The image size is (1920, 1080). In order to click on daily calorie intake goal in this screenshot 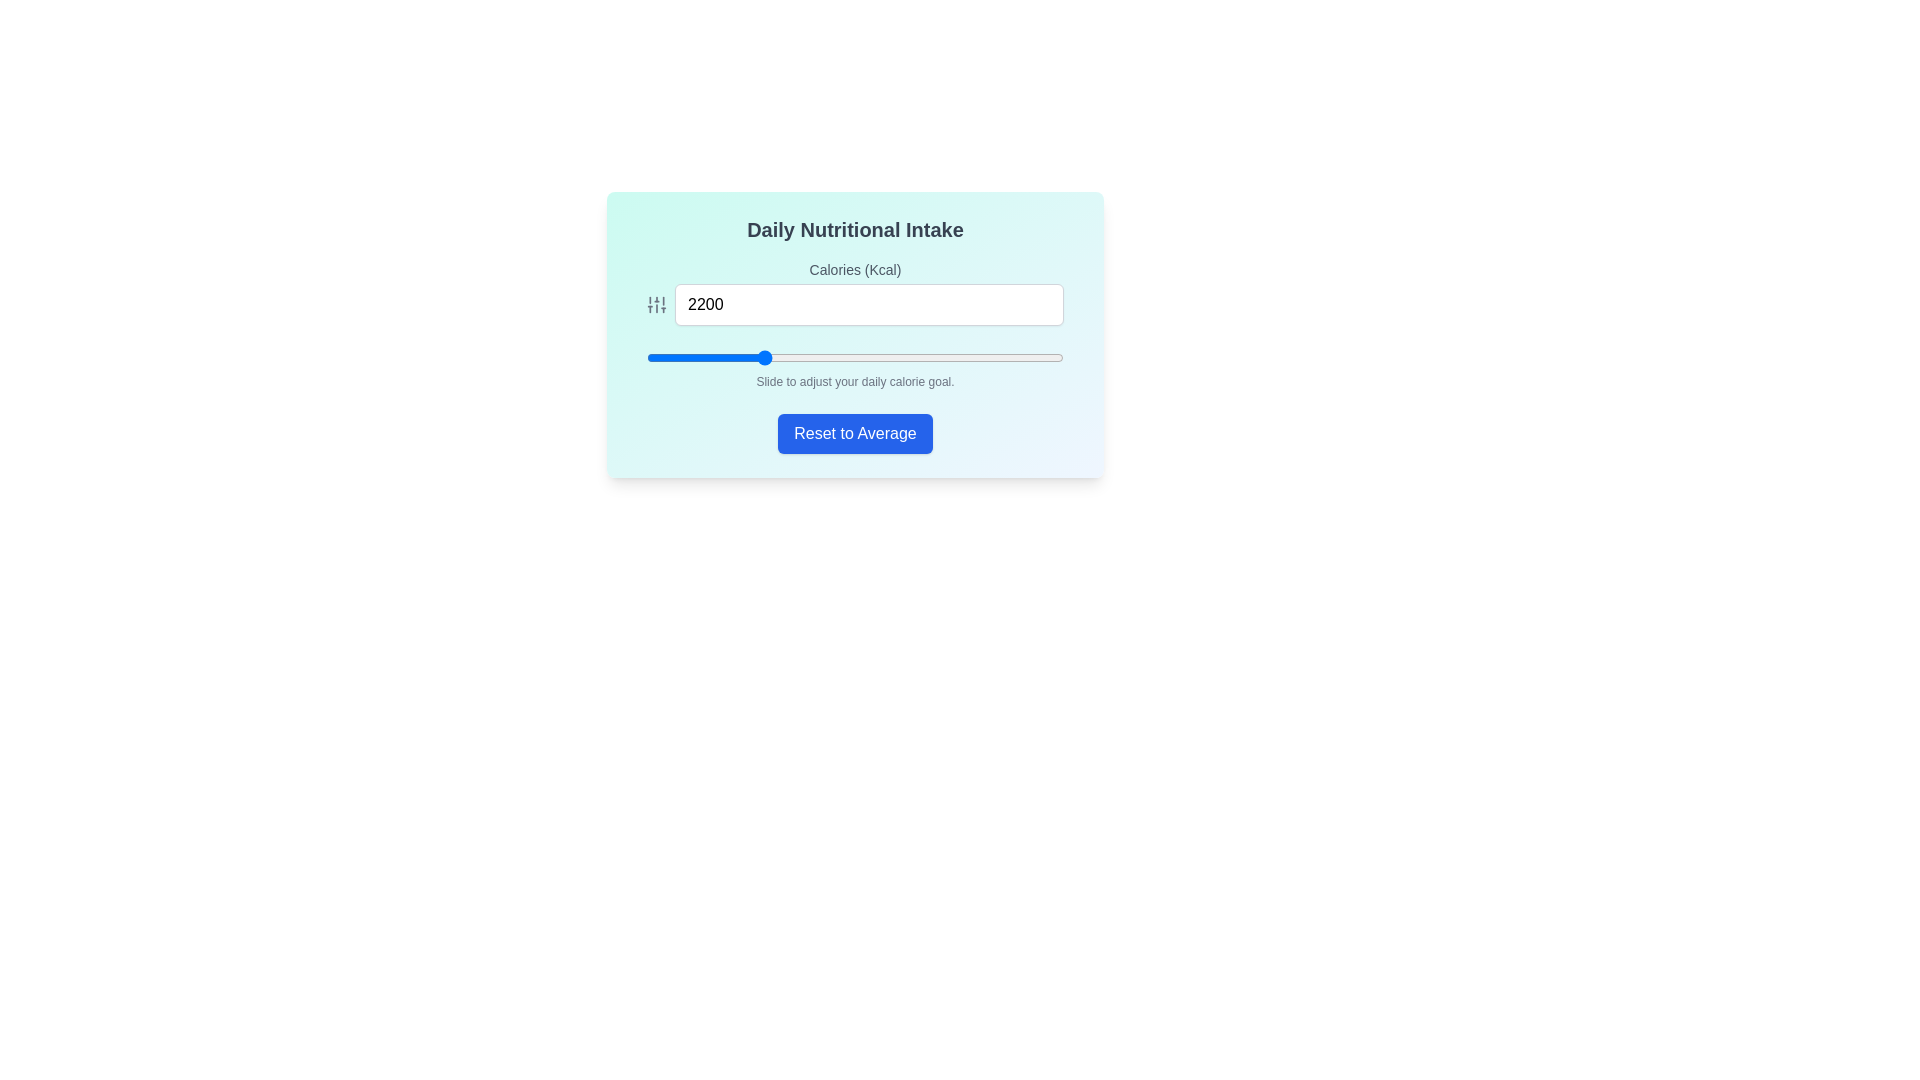, I will do `click(1006, 357)`.